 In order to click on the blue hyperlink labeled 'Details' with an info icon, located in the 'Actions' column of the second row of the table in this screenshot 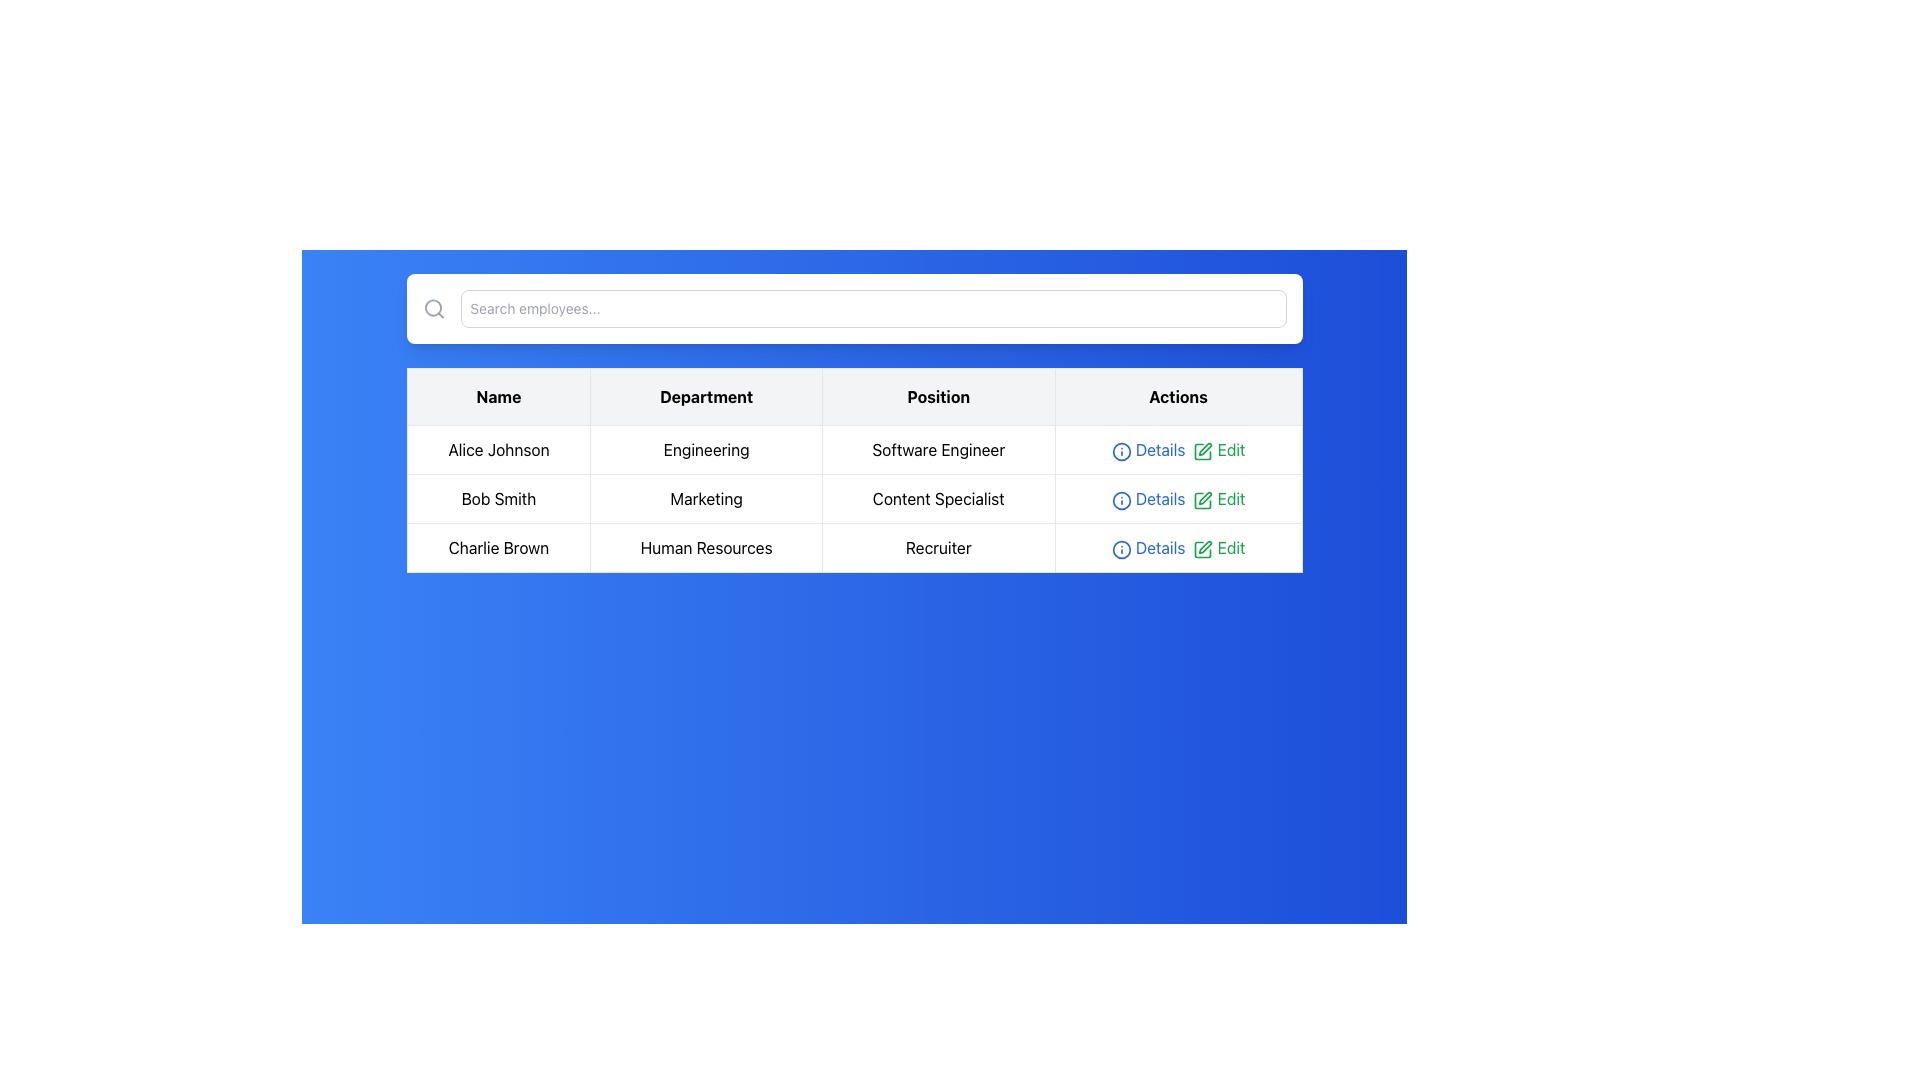, I will do `click(1148, 497)`.